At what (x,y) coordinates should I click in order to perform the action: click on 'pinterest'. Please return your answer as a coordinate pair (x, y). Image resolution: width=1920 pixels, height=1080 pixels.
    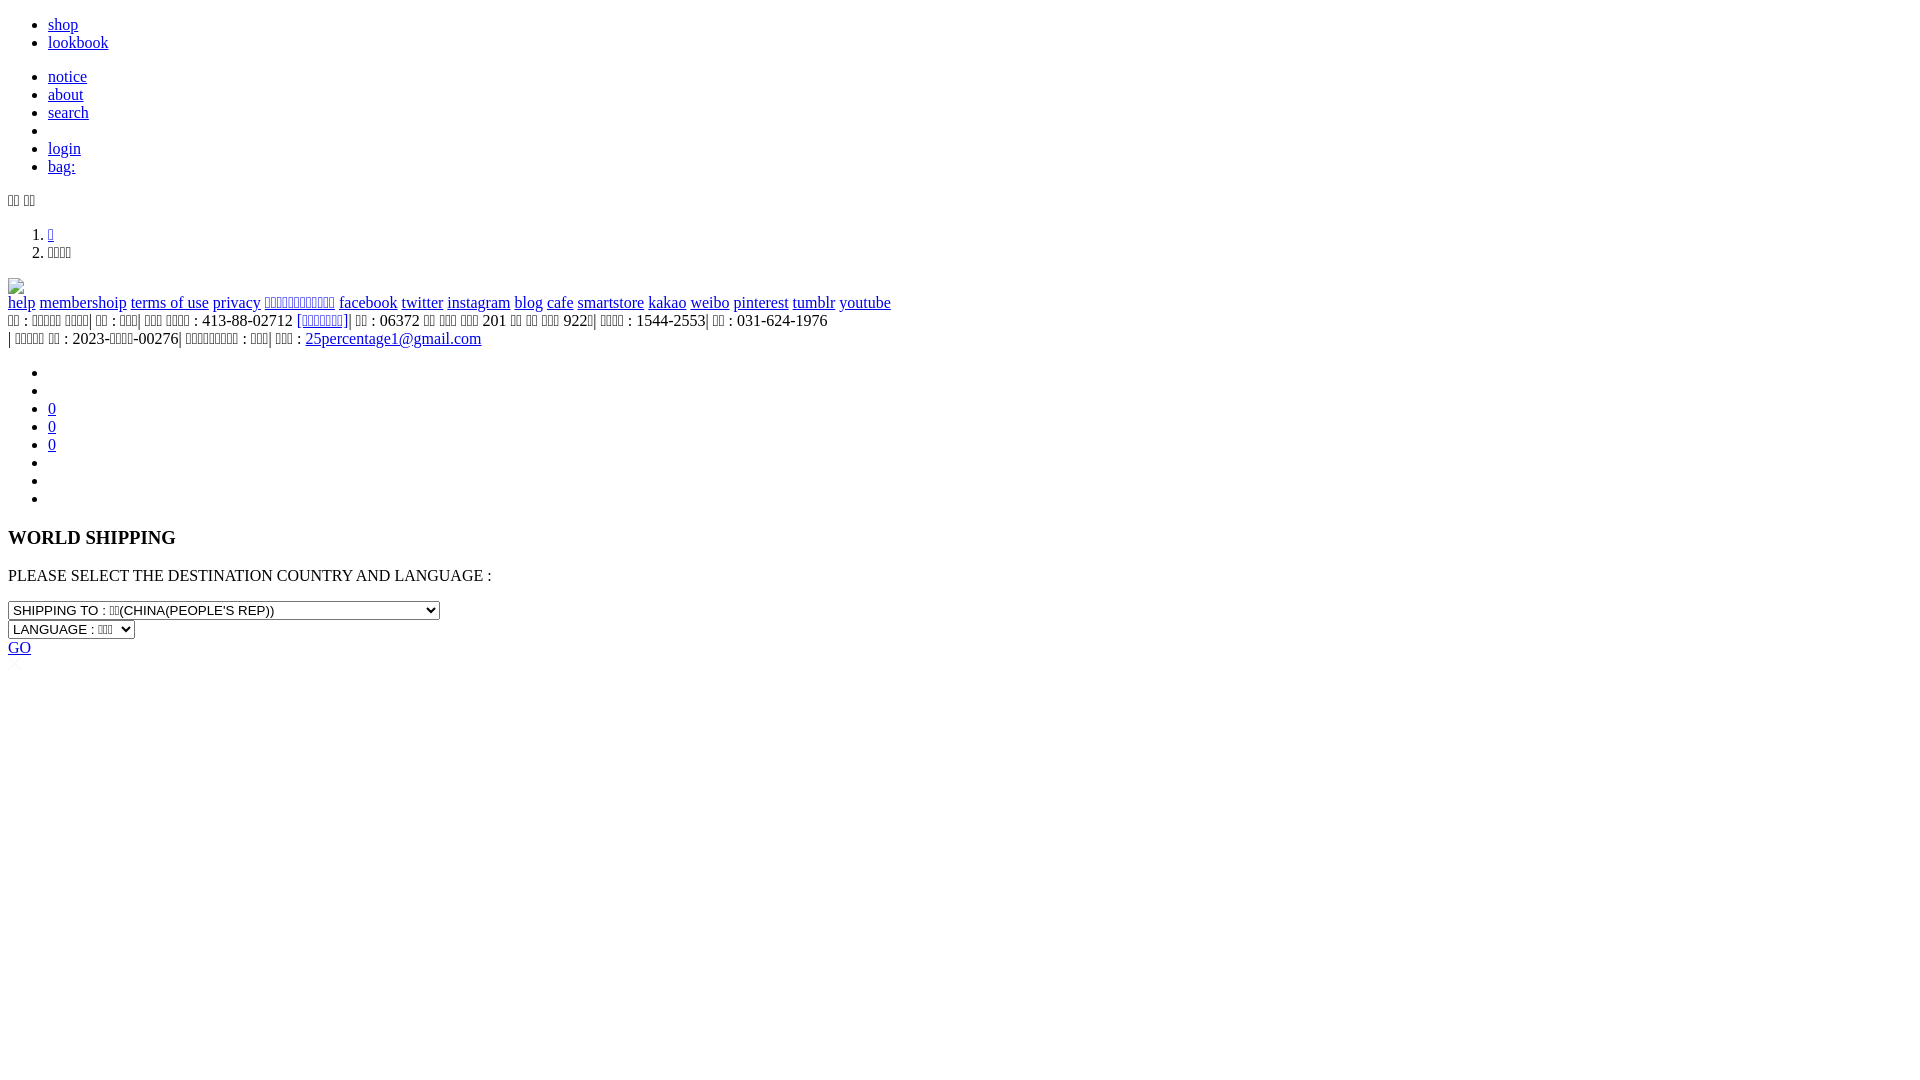
    Looking at the image, I should click on (760, 302).